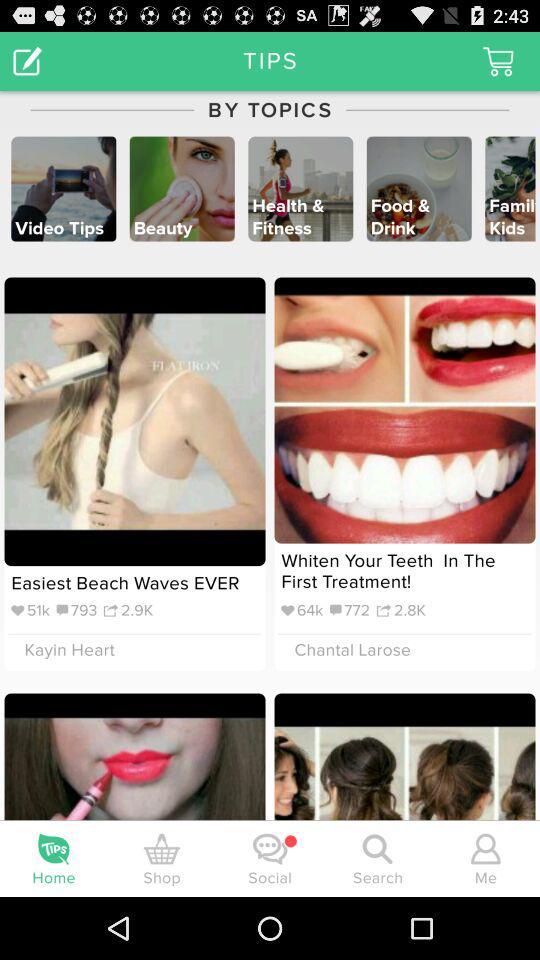  What do you see at coordinates (497, 61) in the screenshot?
I see `the item to the right of the by topics icon` at bounding box center [497, 61].